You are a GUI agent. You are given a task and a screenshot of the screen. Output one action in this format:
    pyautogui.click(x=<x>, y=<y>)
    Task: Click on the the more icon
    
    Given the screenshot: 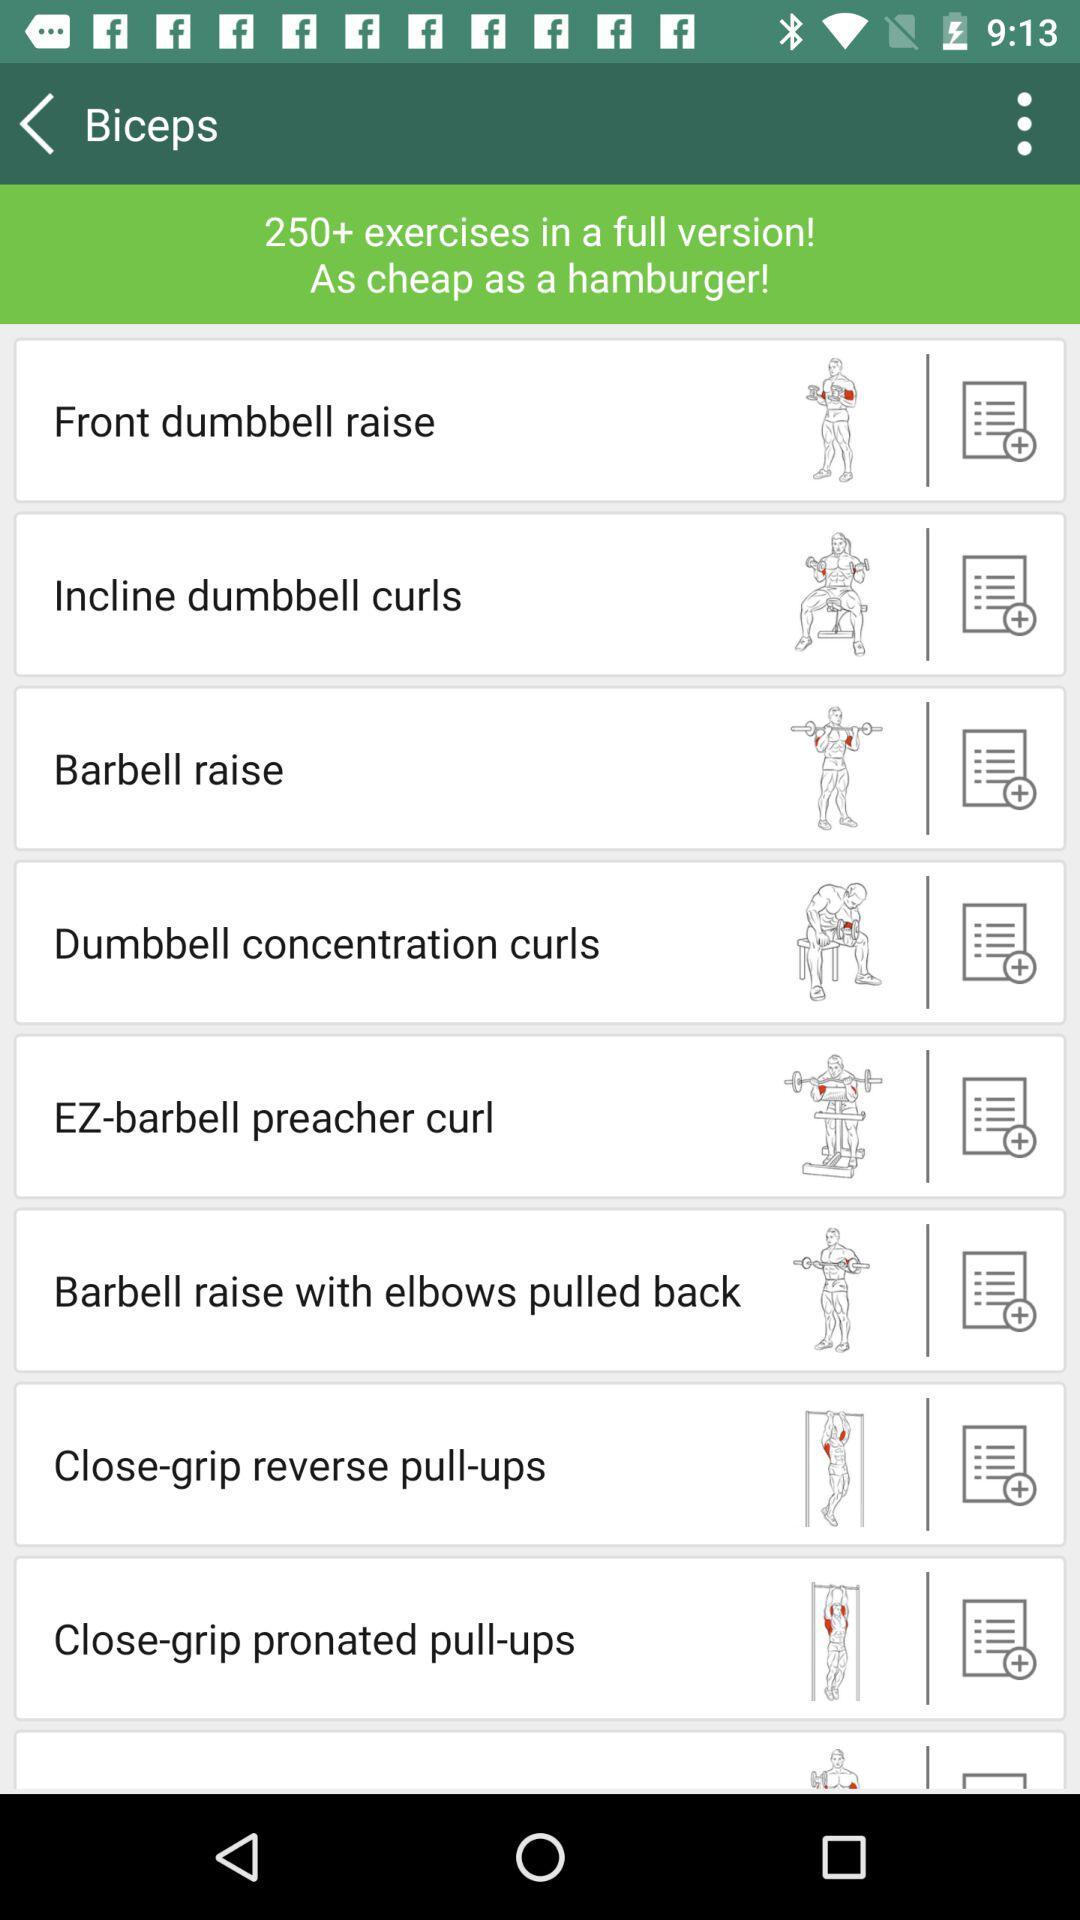 What is the action you would take?
    pyautogui.click(x=1031, y=122)
    